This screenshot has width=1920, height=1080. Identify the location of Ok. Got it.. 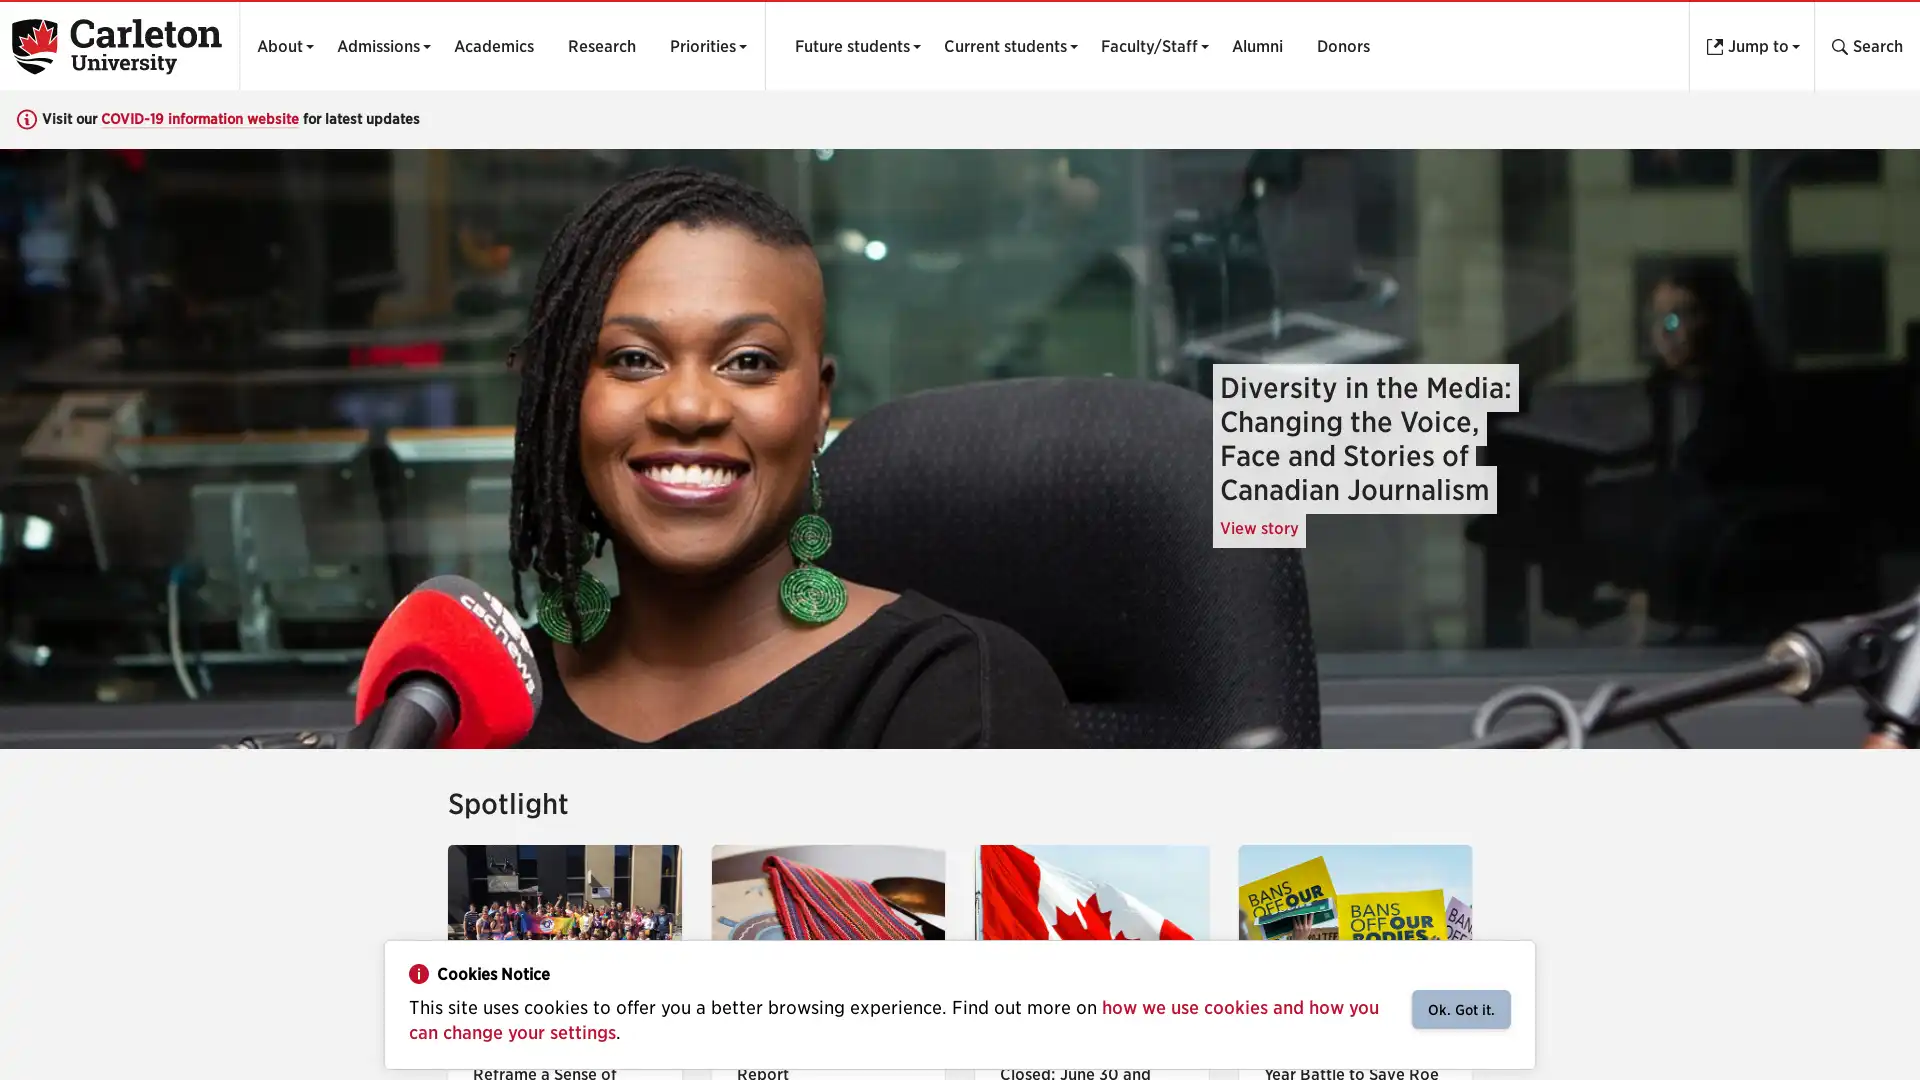
(1461, 1009).